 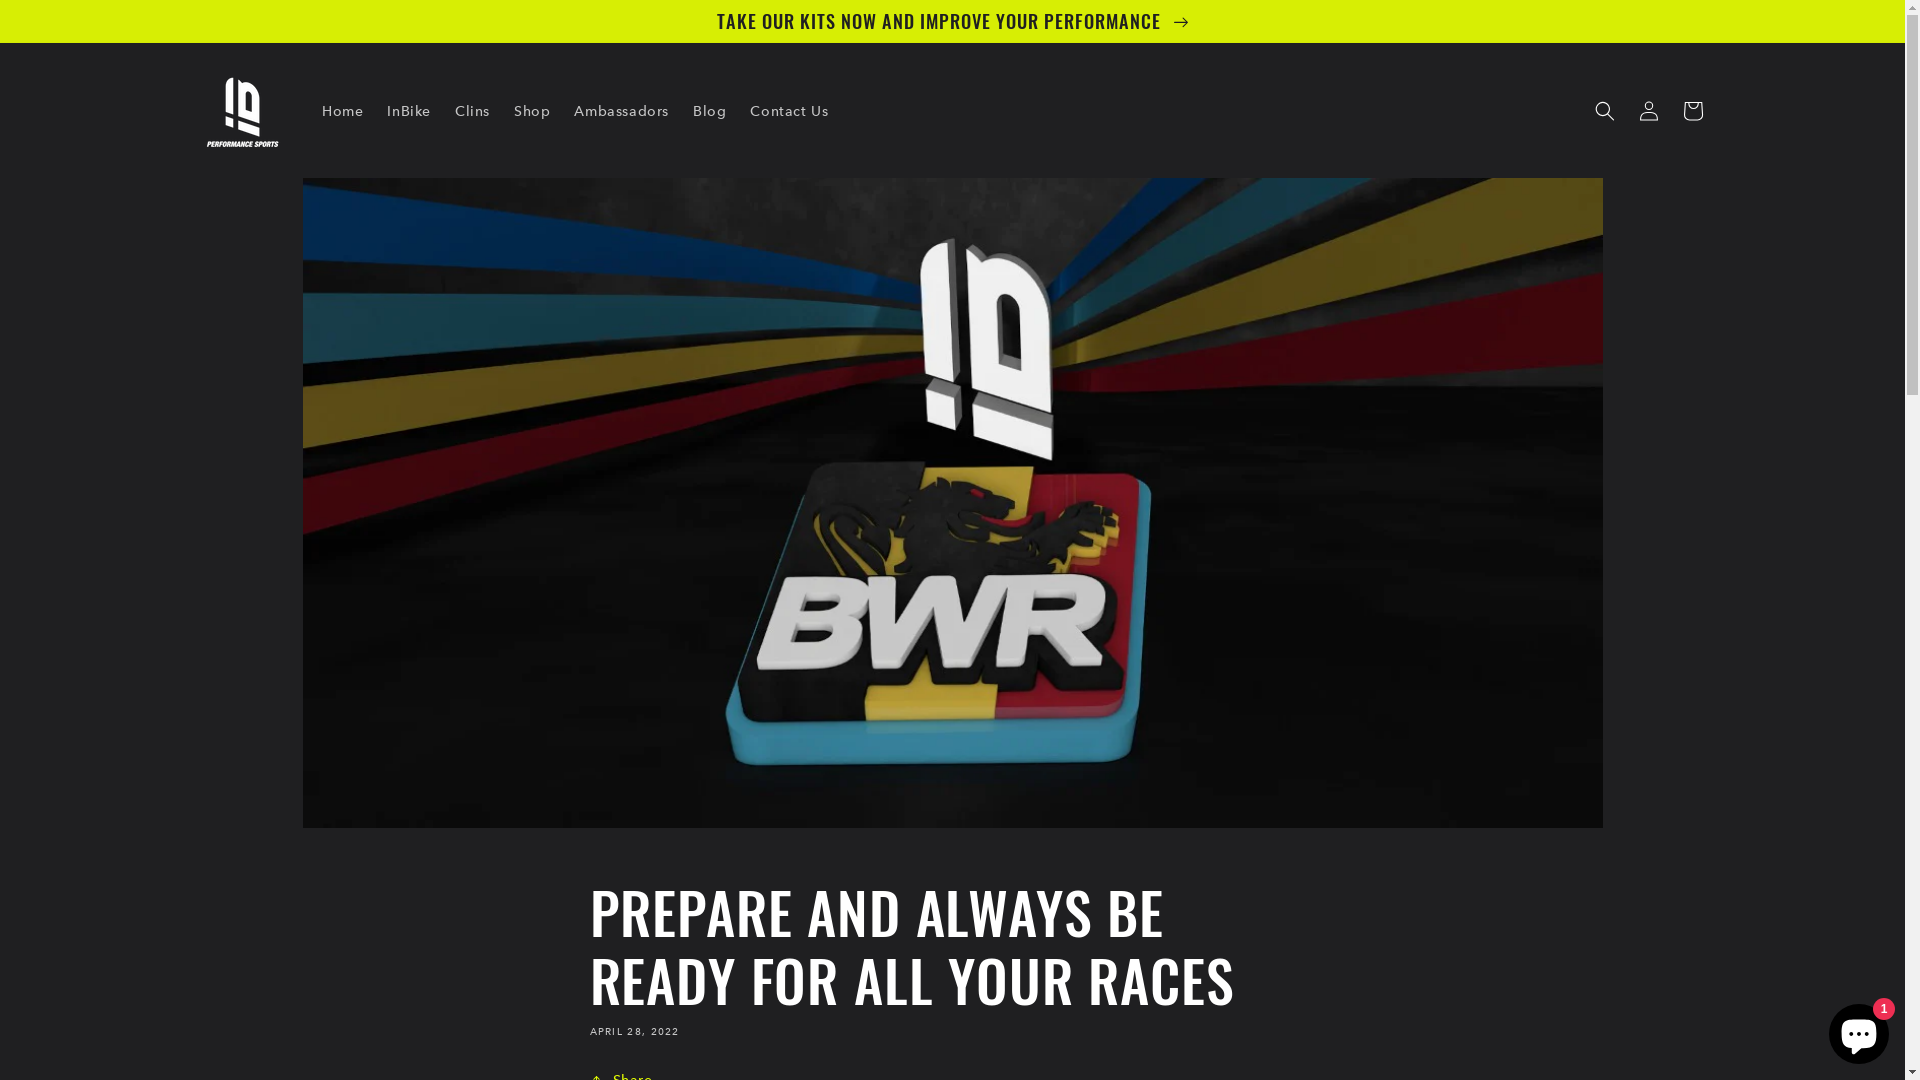 What do you see at coordinates (709, 111) in the screenshot?
I see `'Blog'` at bounding box center [709, 111].